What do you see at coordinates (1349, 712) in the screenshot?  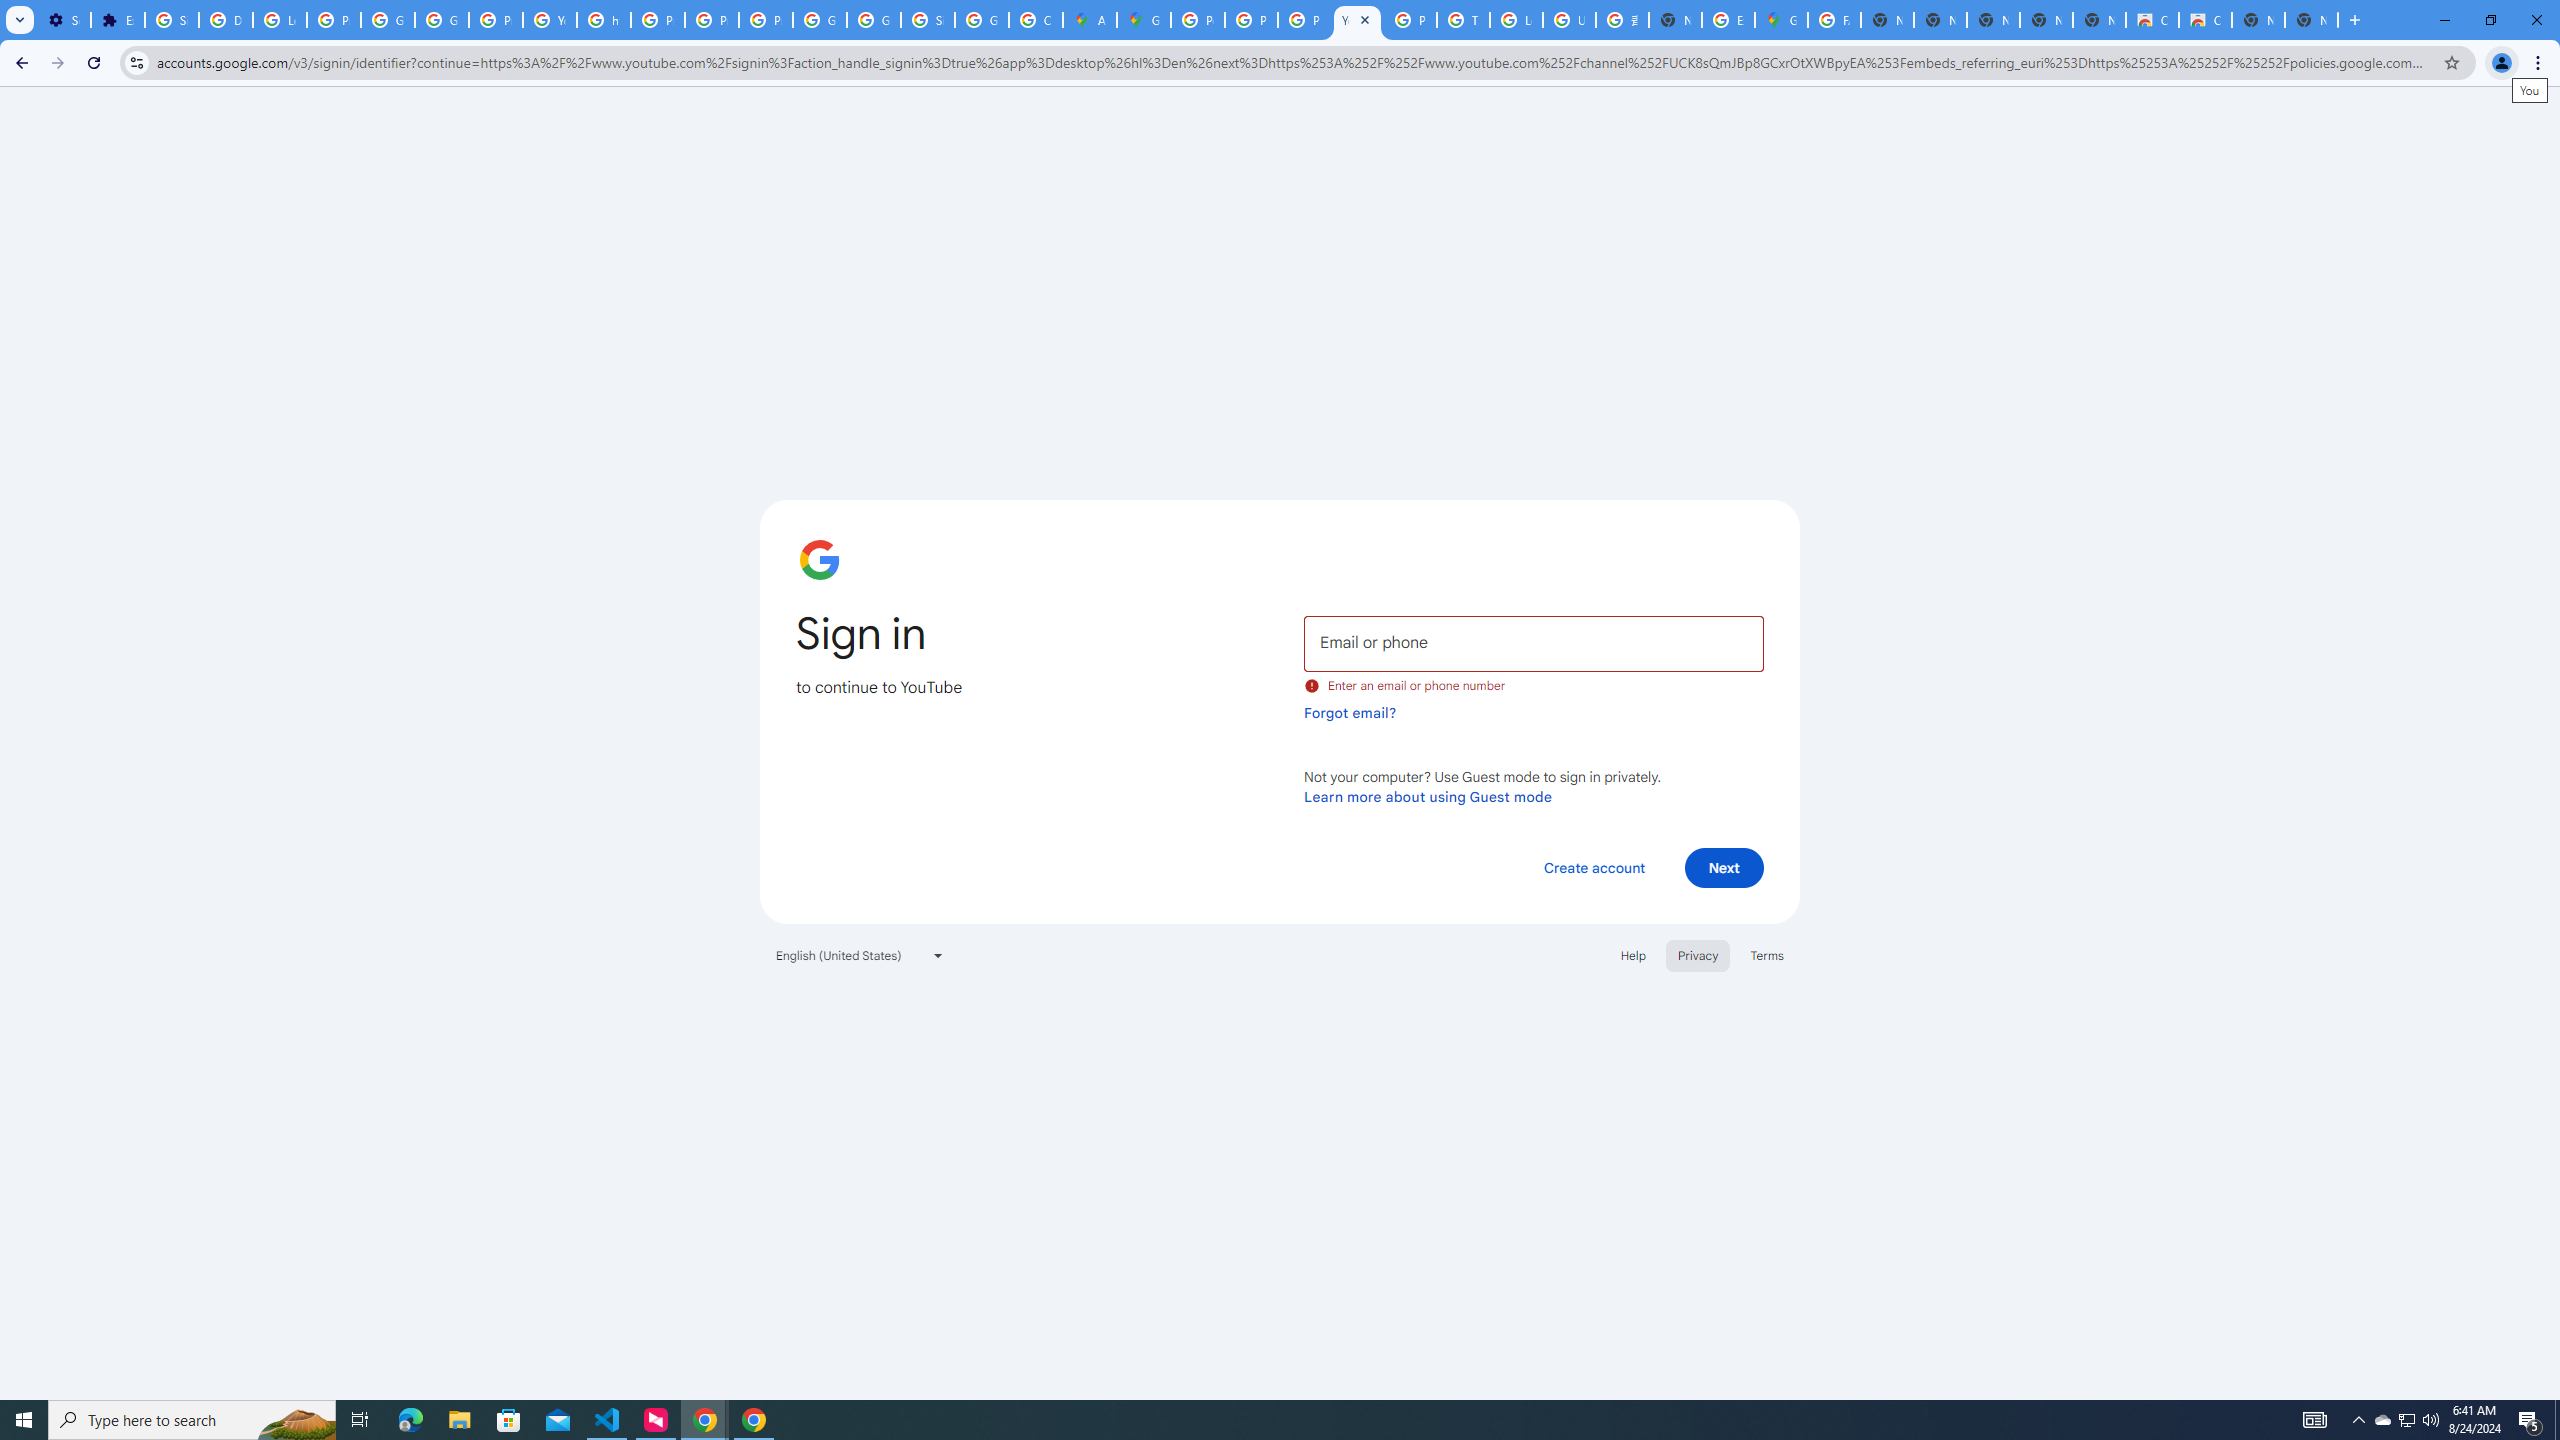 I see `'Forgot email?'` at bounding box center [1349, 712].